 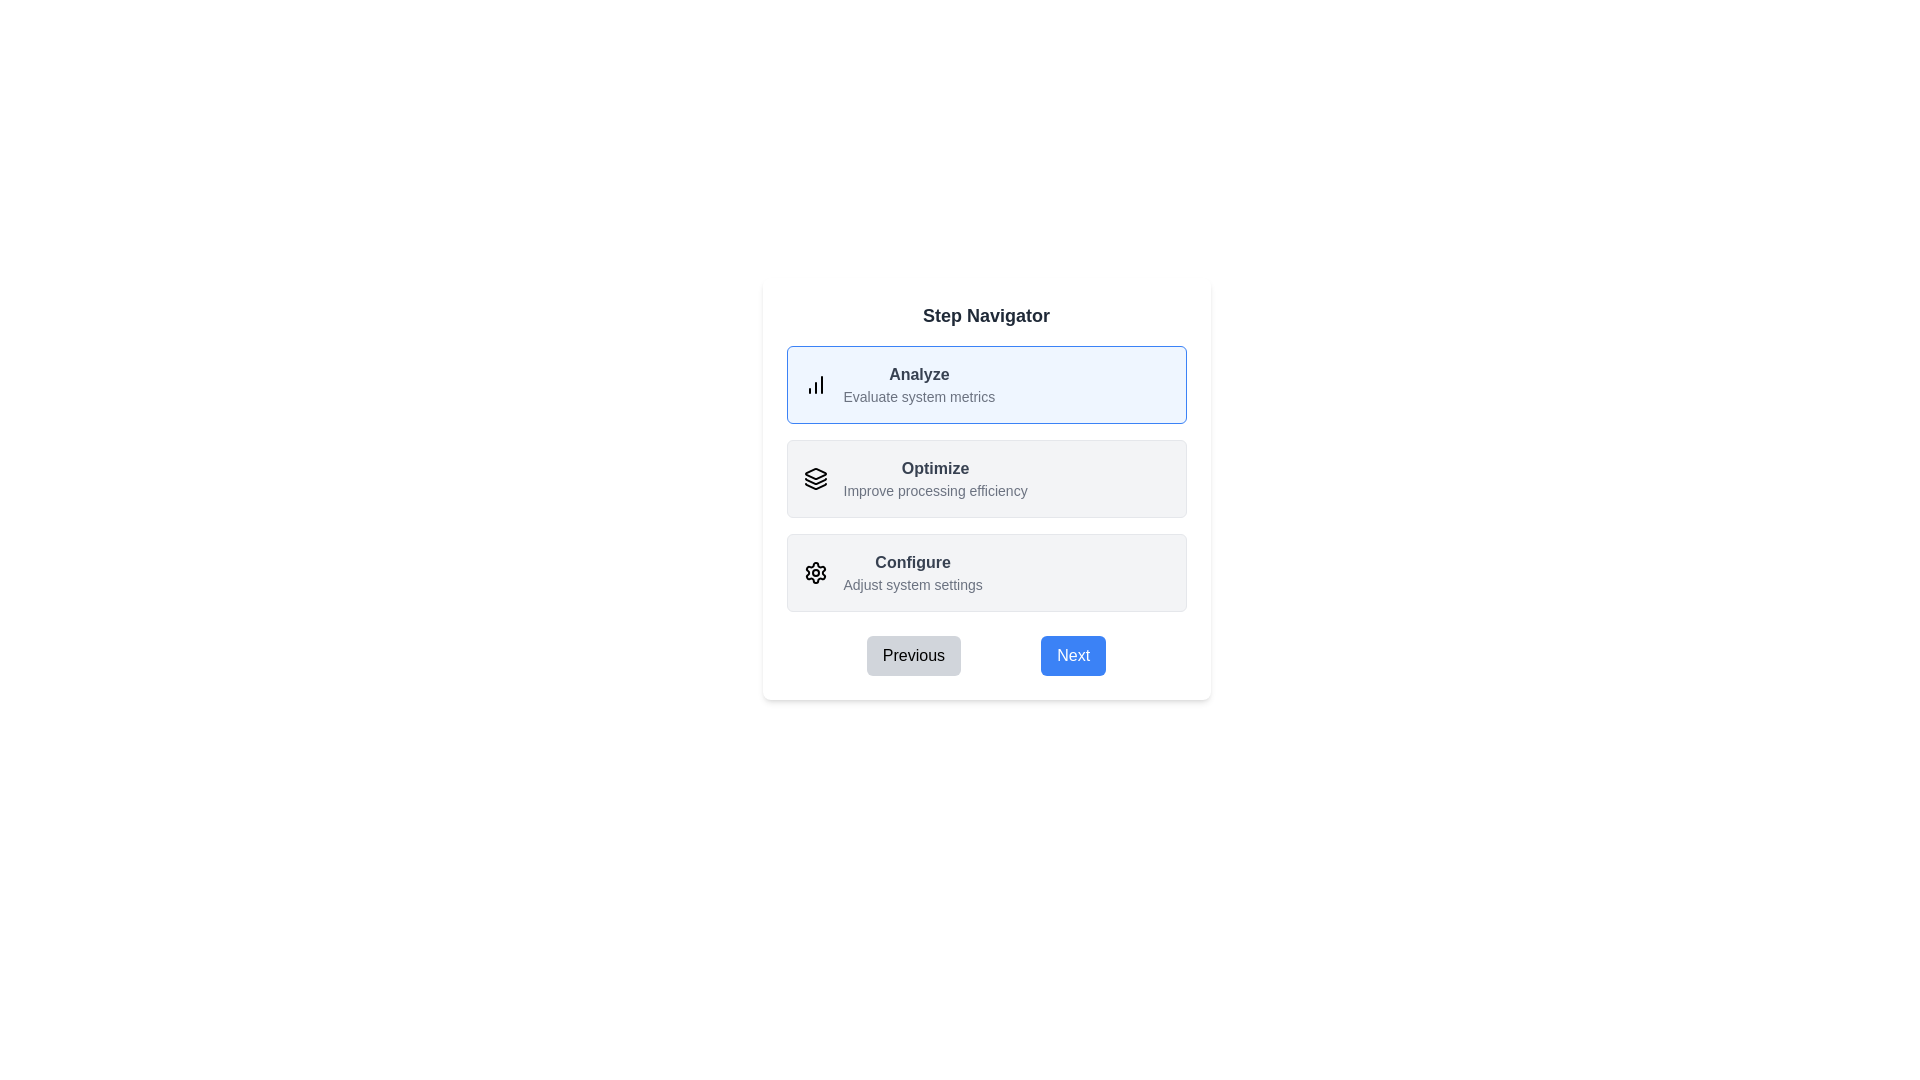 What do you see at coordinates (815, 573) in the screenshot?
I see `the gear icon located at the bottom of the 'Configure' button area` at bounding box center [815, 573].